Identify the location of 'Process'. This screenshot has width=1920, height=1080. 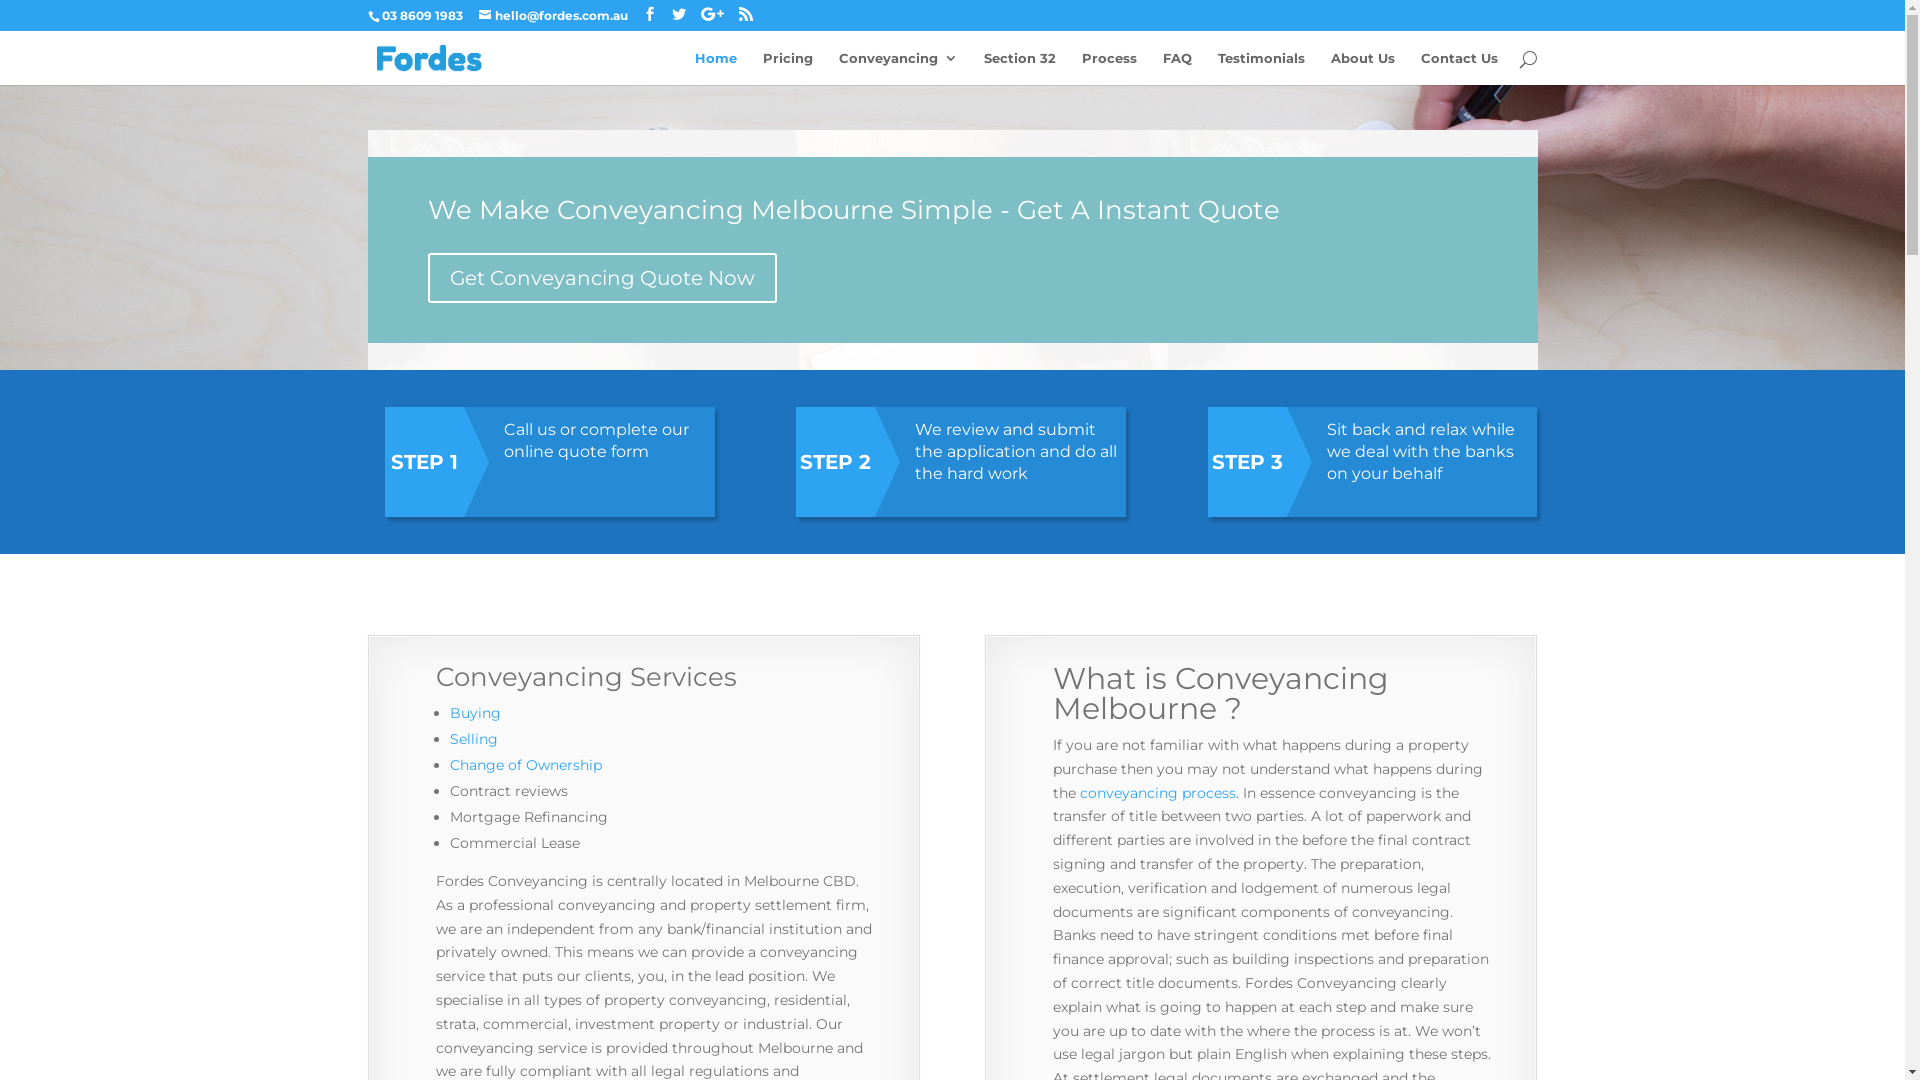
(1108, 67).